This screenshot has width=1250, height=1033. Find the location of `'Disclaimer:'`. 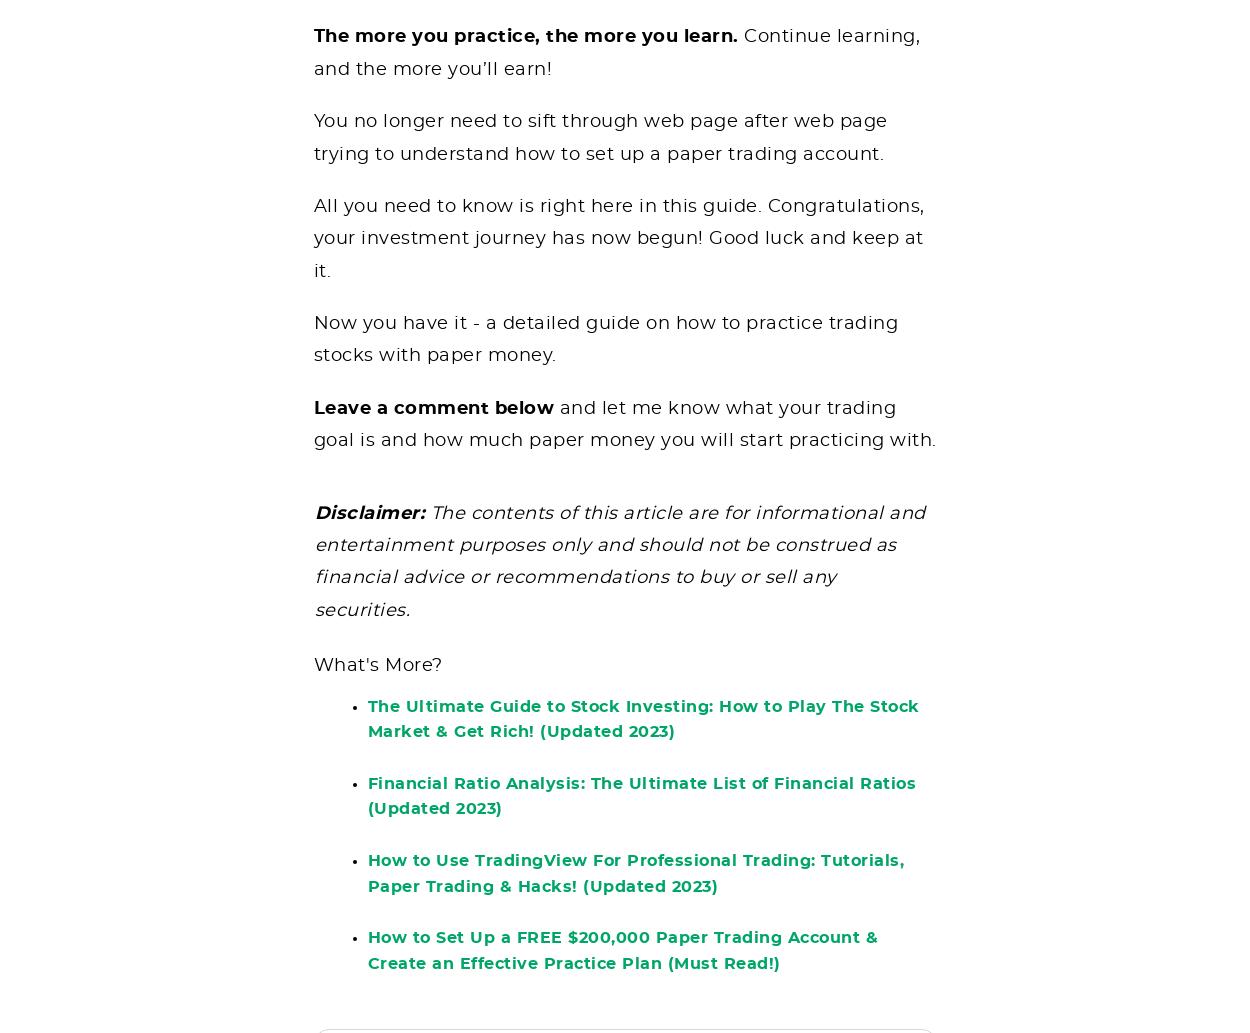

'Disclaimer:' is located at coordinates (370, 526).